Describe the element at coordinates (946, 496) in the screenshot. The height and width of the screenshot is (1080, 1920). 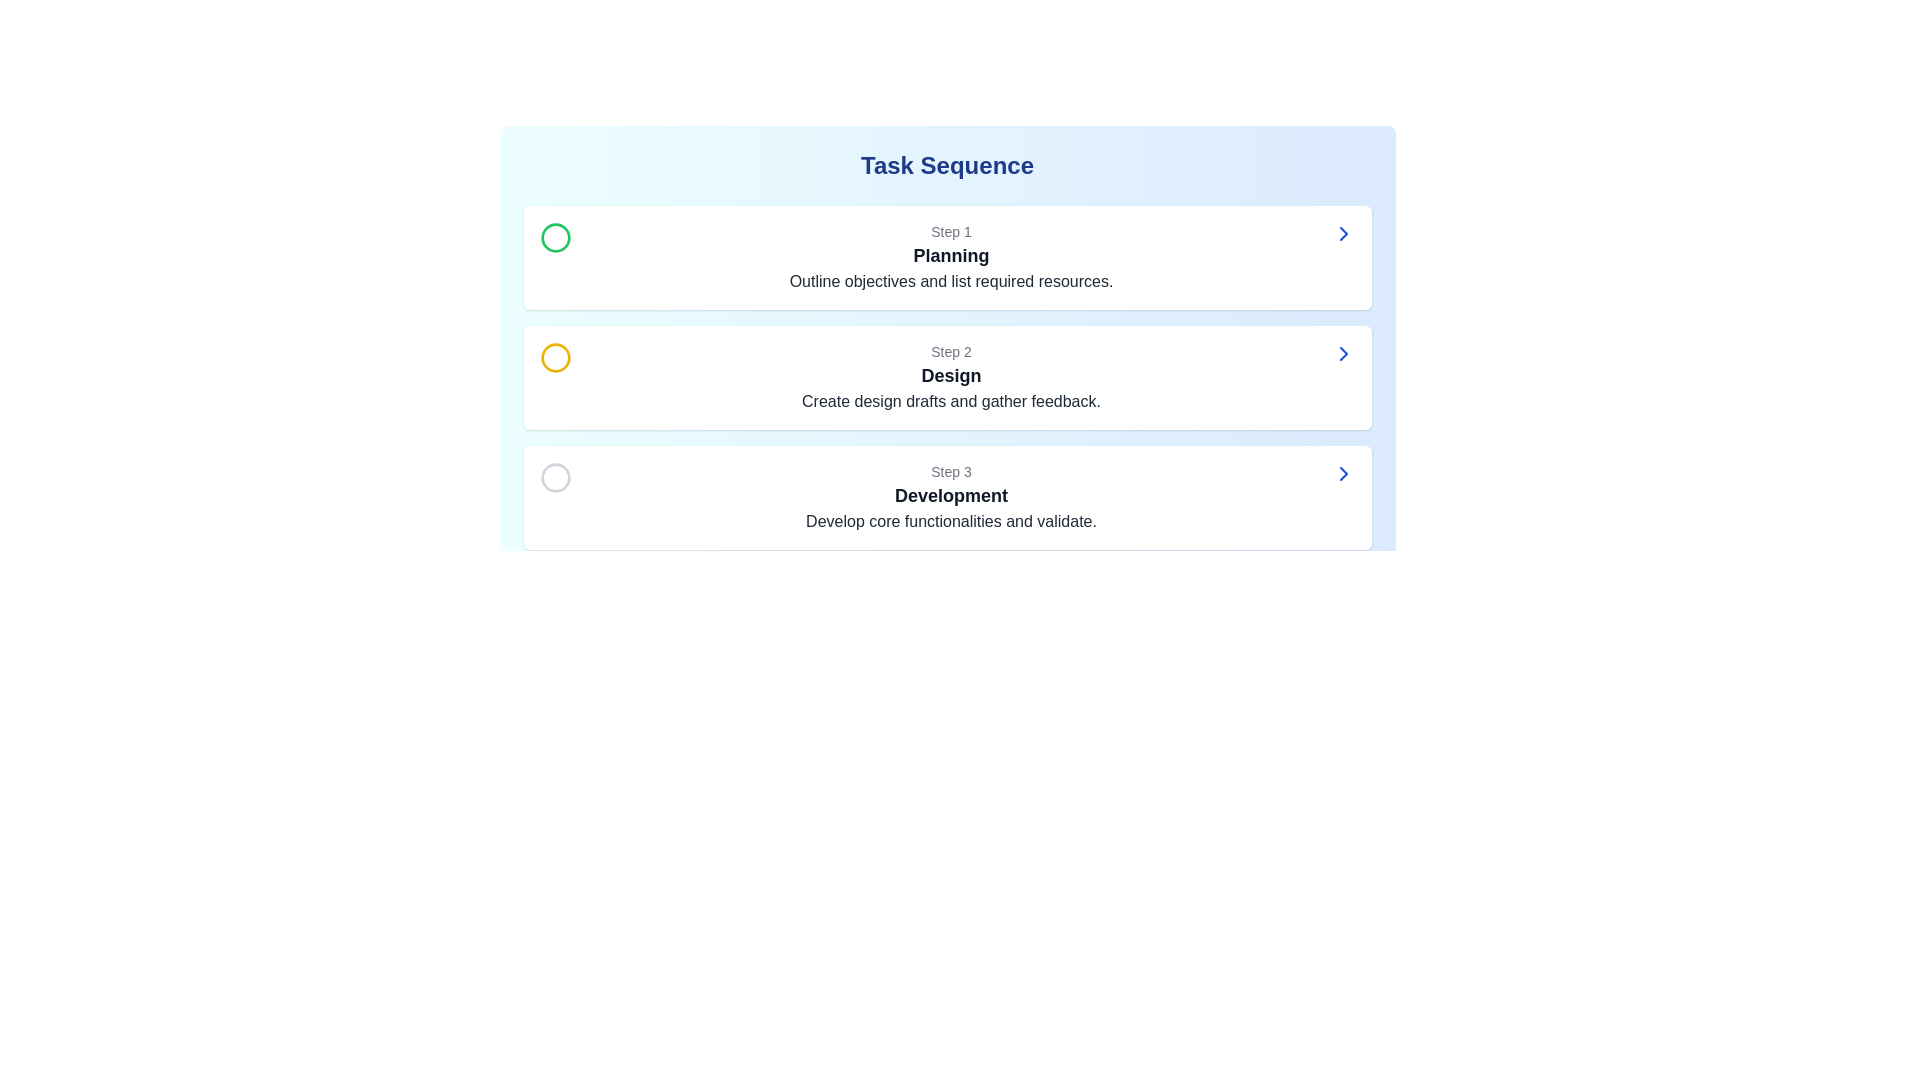
I see `the 'Development' card element, which is the third card in the Task Sequence section` at that location.